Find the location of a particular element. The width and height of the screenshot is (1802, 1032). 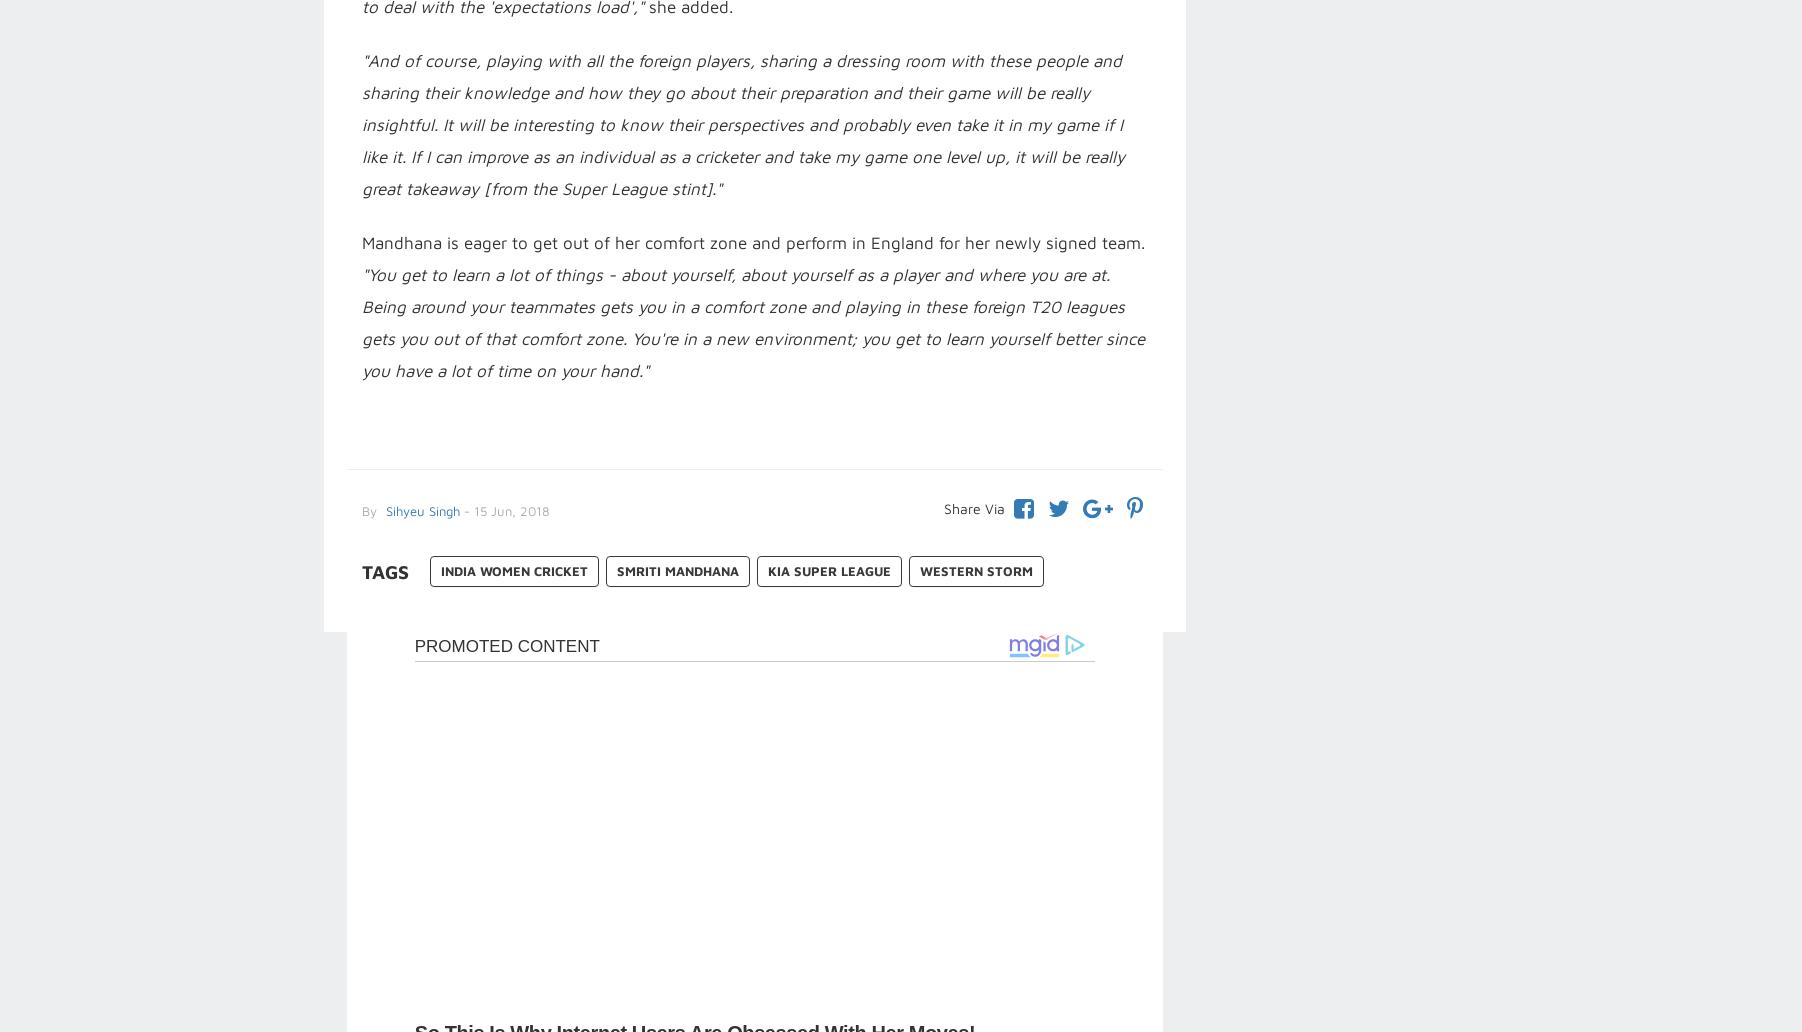

'Smriti Mandhana' is located at coordinates (677, 571).